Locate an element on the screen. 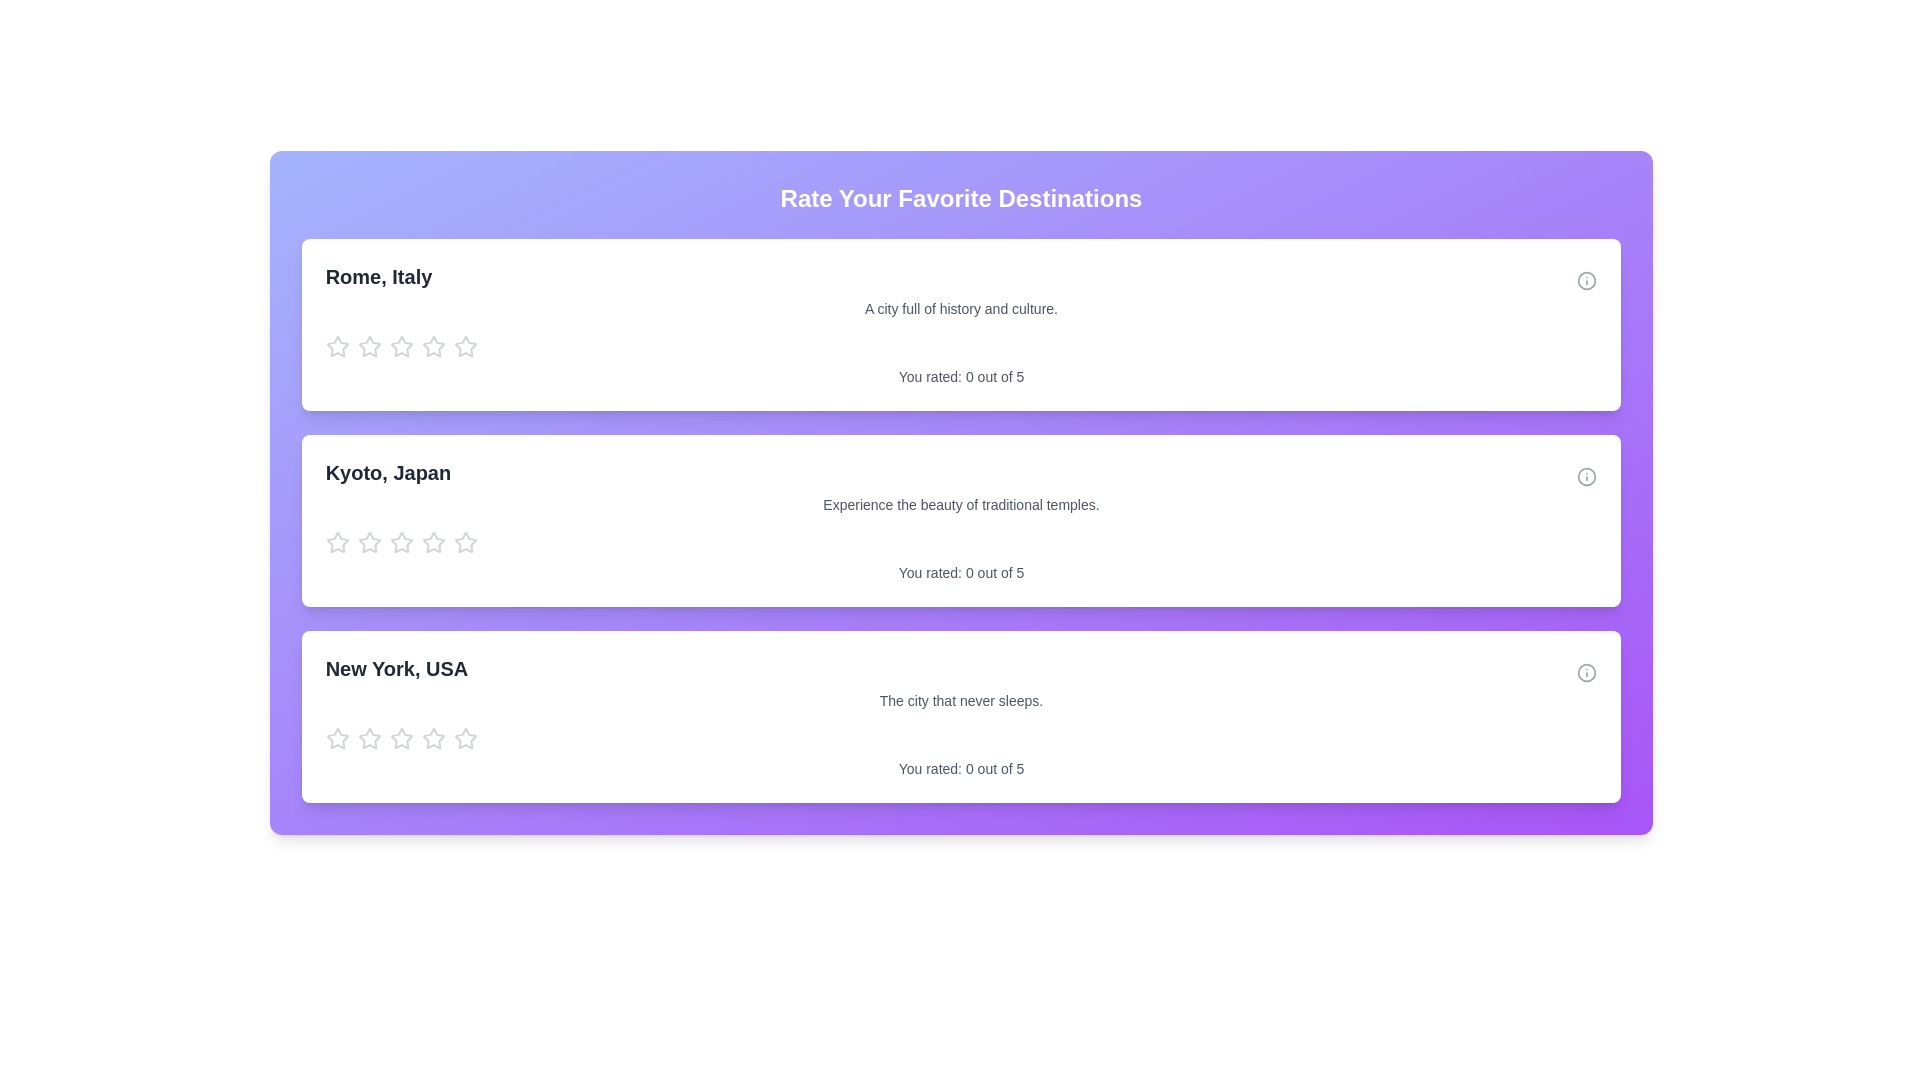 The image size is (1920, 1080). the fourth star in the rating system on the 'Kyoto, Japan' card is located at coordinates (400, 543).